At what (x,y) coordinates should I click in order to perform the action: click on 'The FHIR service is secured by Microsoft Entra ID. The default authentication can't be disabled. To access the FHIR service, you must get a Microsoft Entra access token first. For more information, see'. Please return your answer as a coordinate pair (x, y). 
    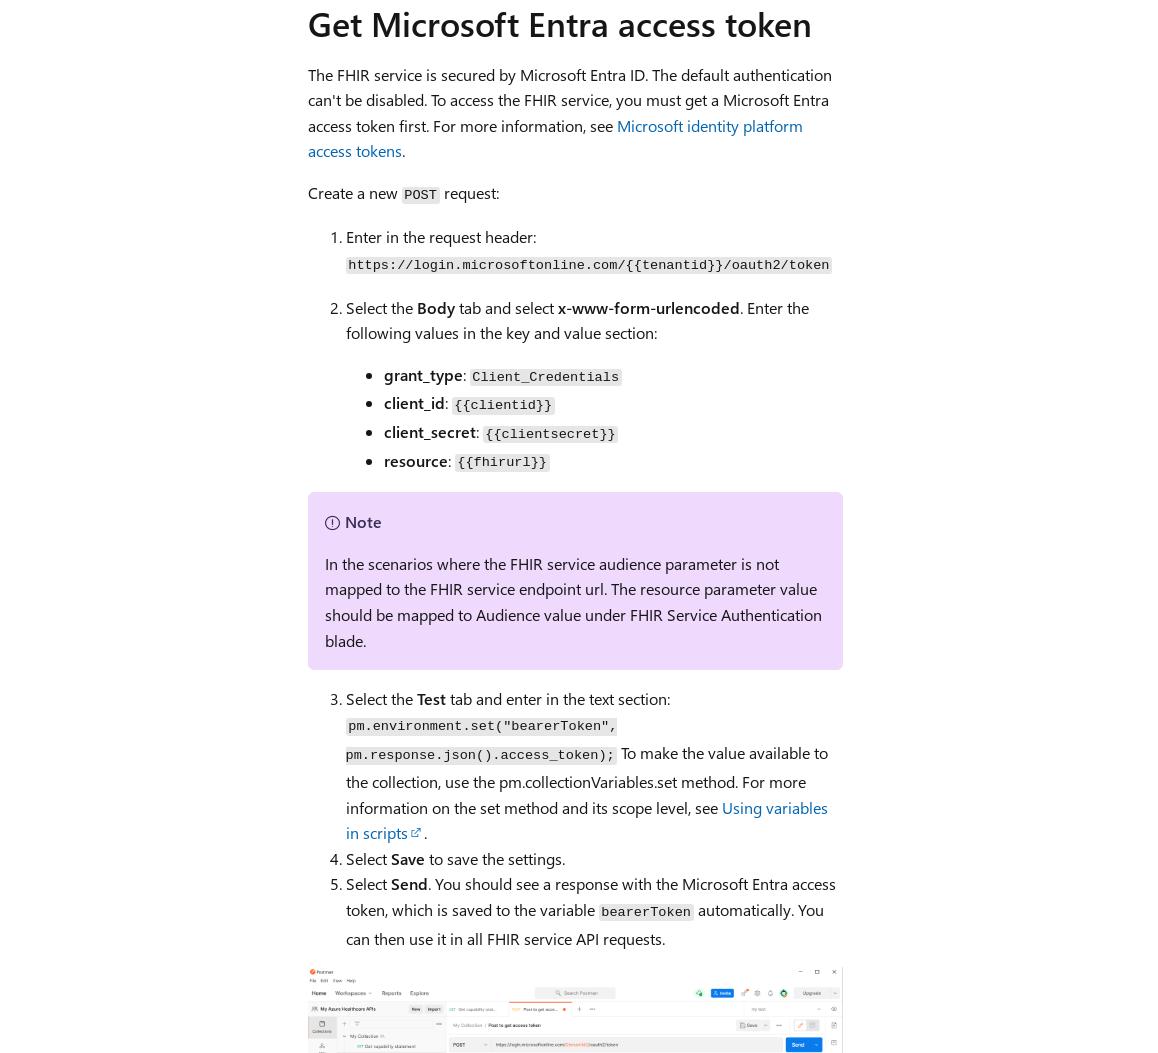
    Looking at the image, I should click on (569, 98).